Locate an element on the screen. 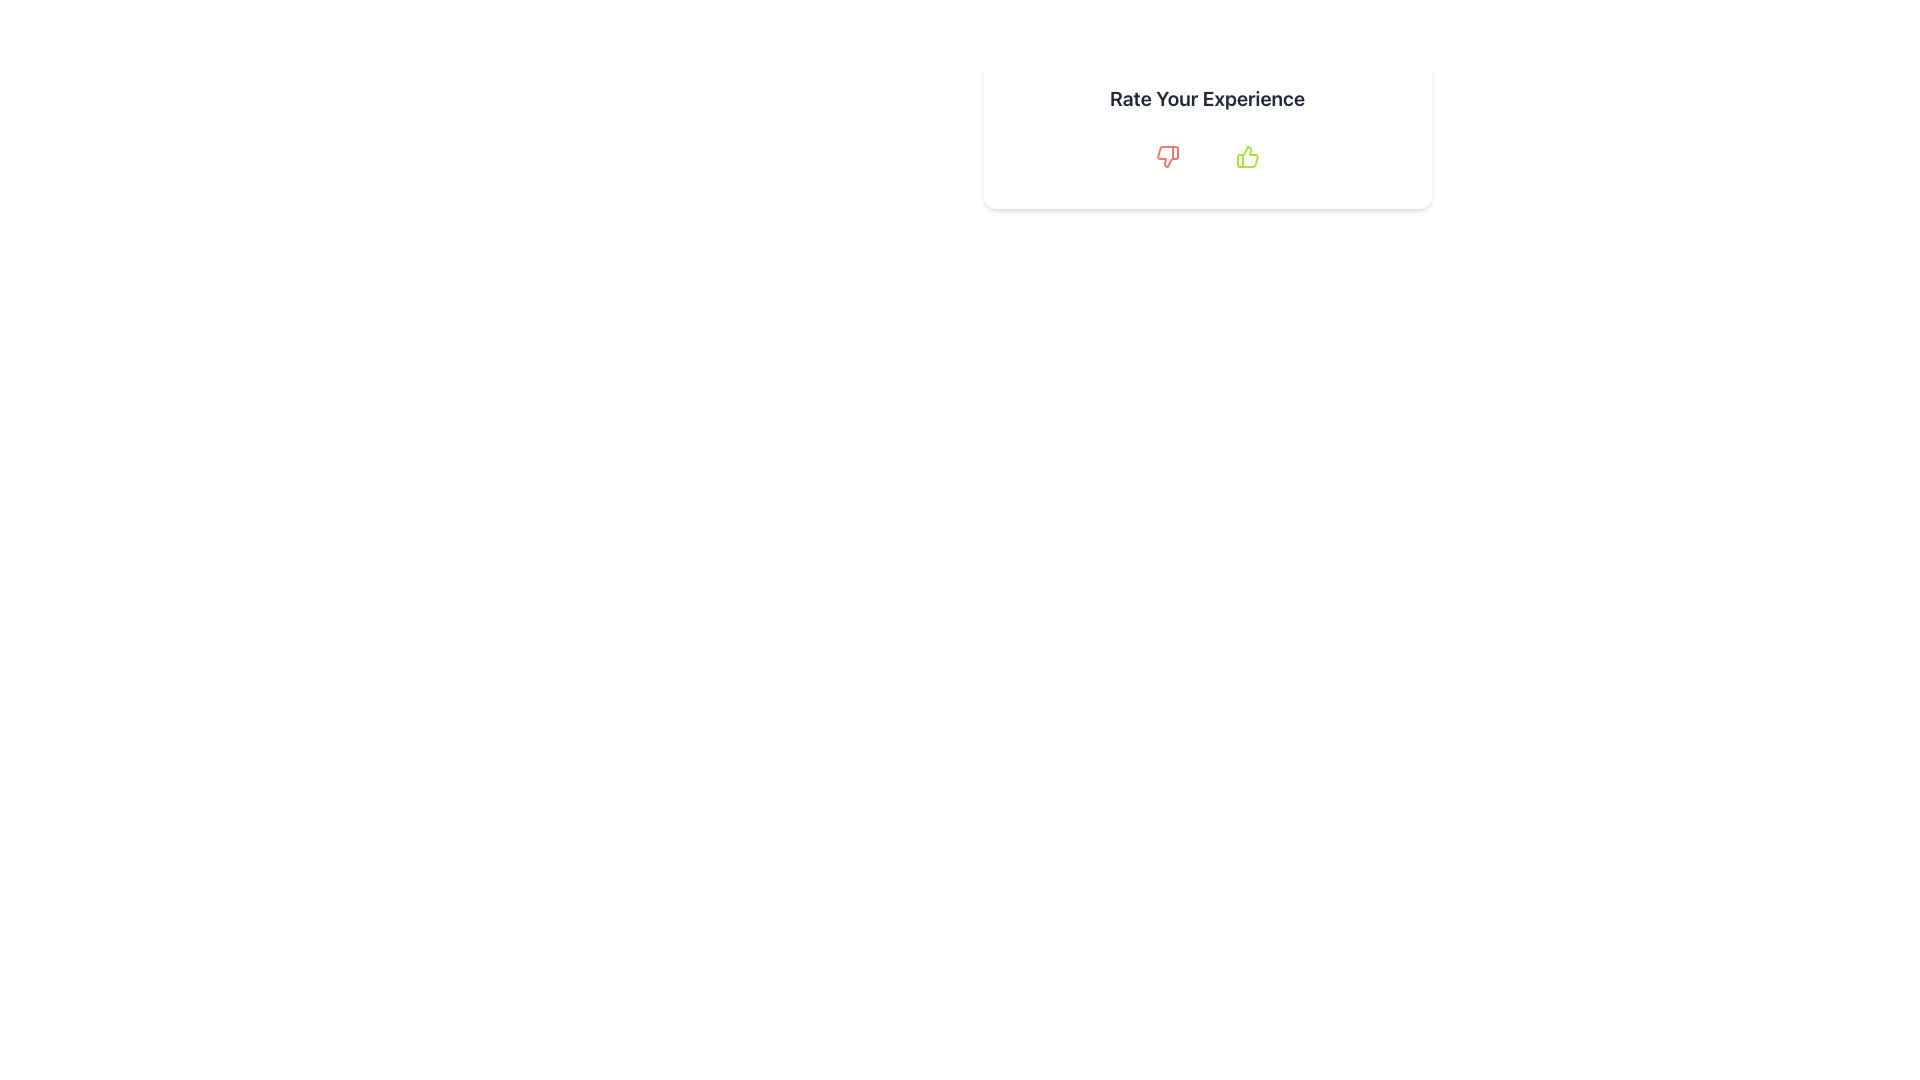 The image size is (1920, 1080). the circular, icon-based button with a white background and a red 'thumbs-down' icon to provide negative feedback is located at coordinates (1167, 156).